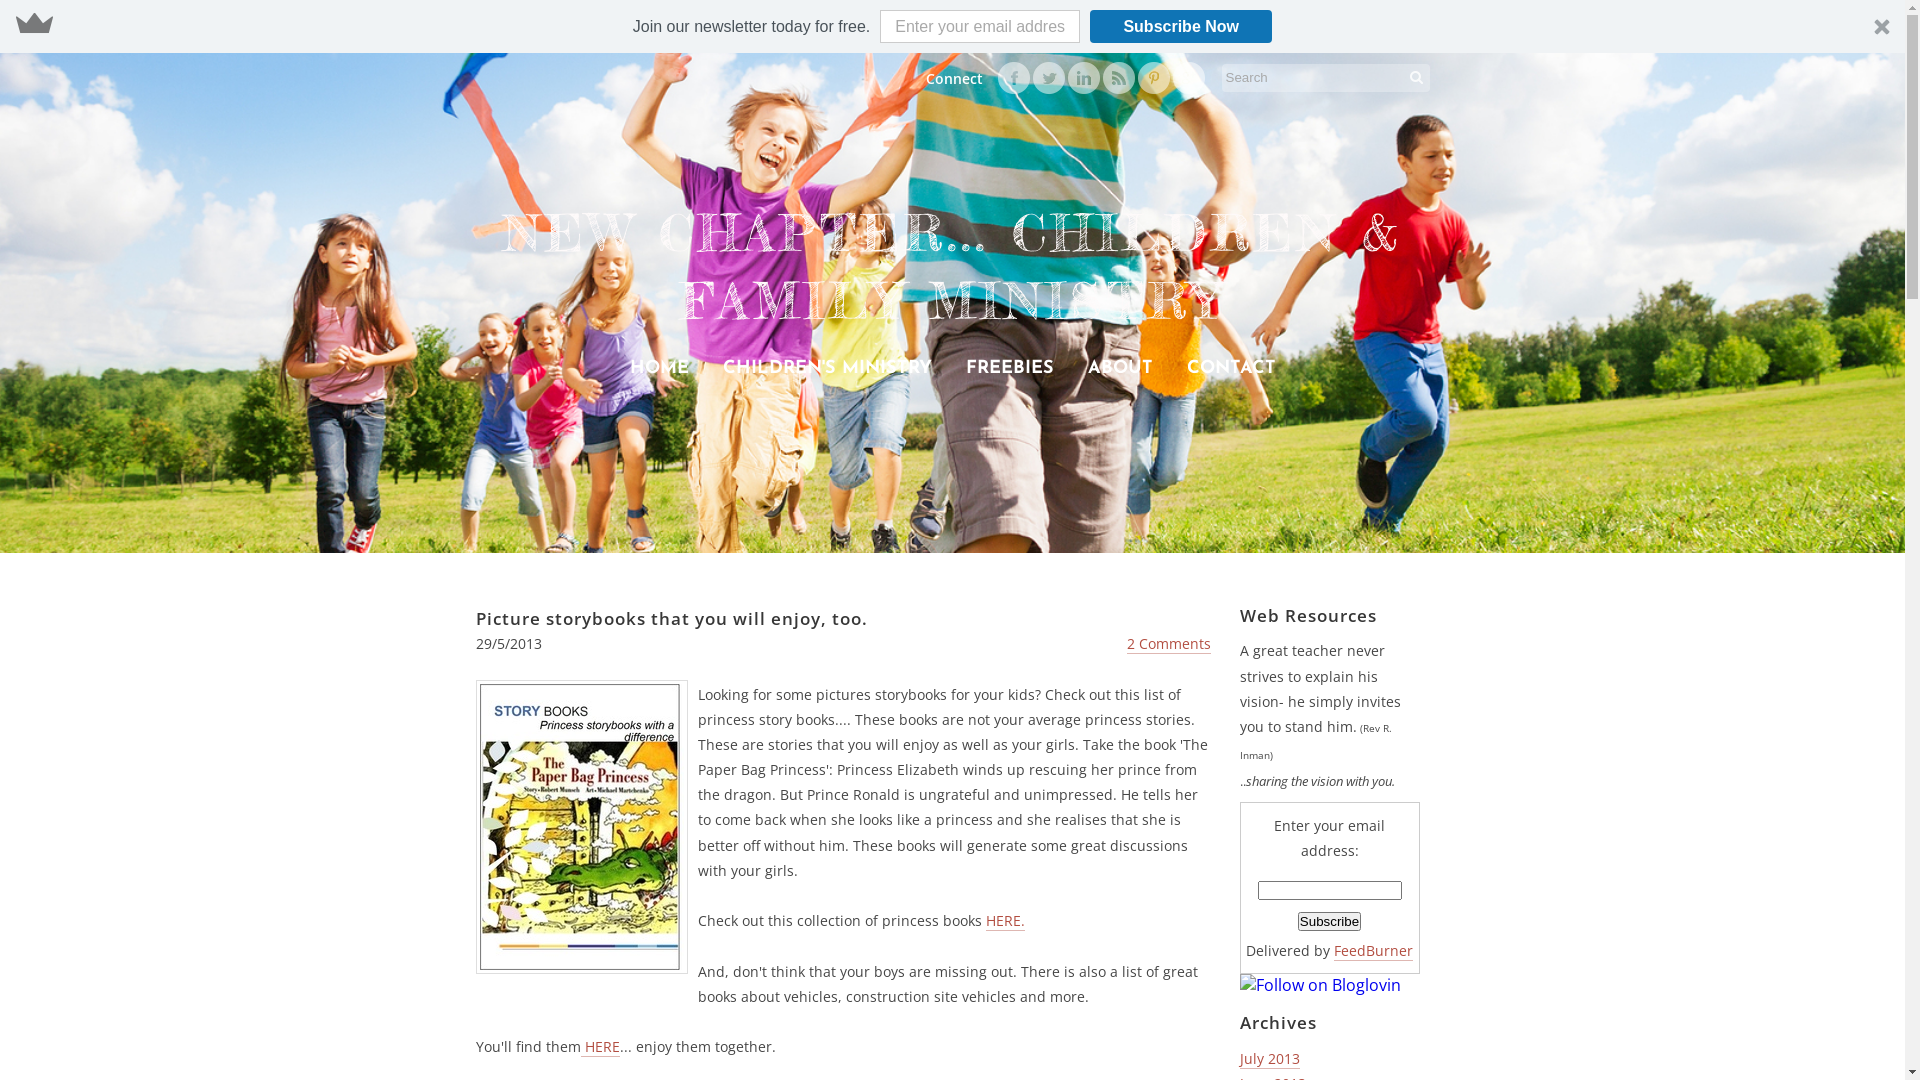  I want to click on '2 Comments', so click(1167, 644).